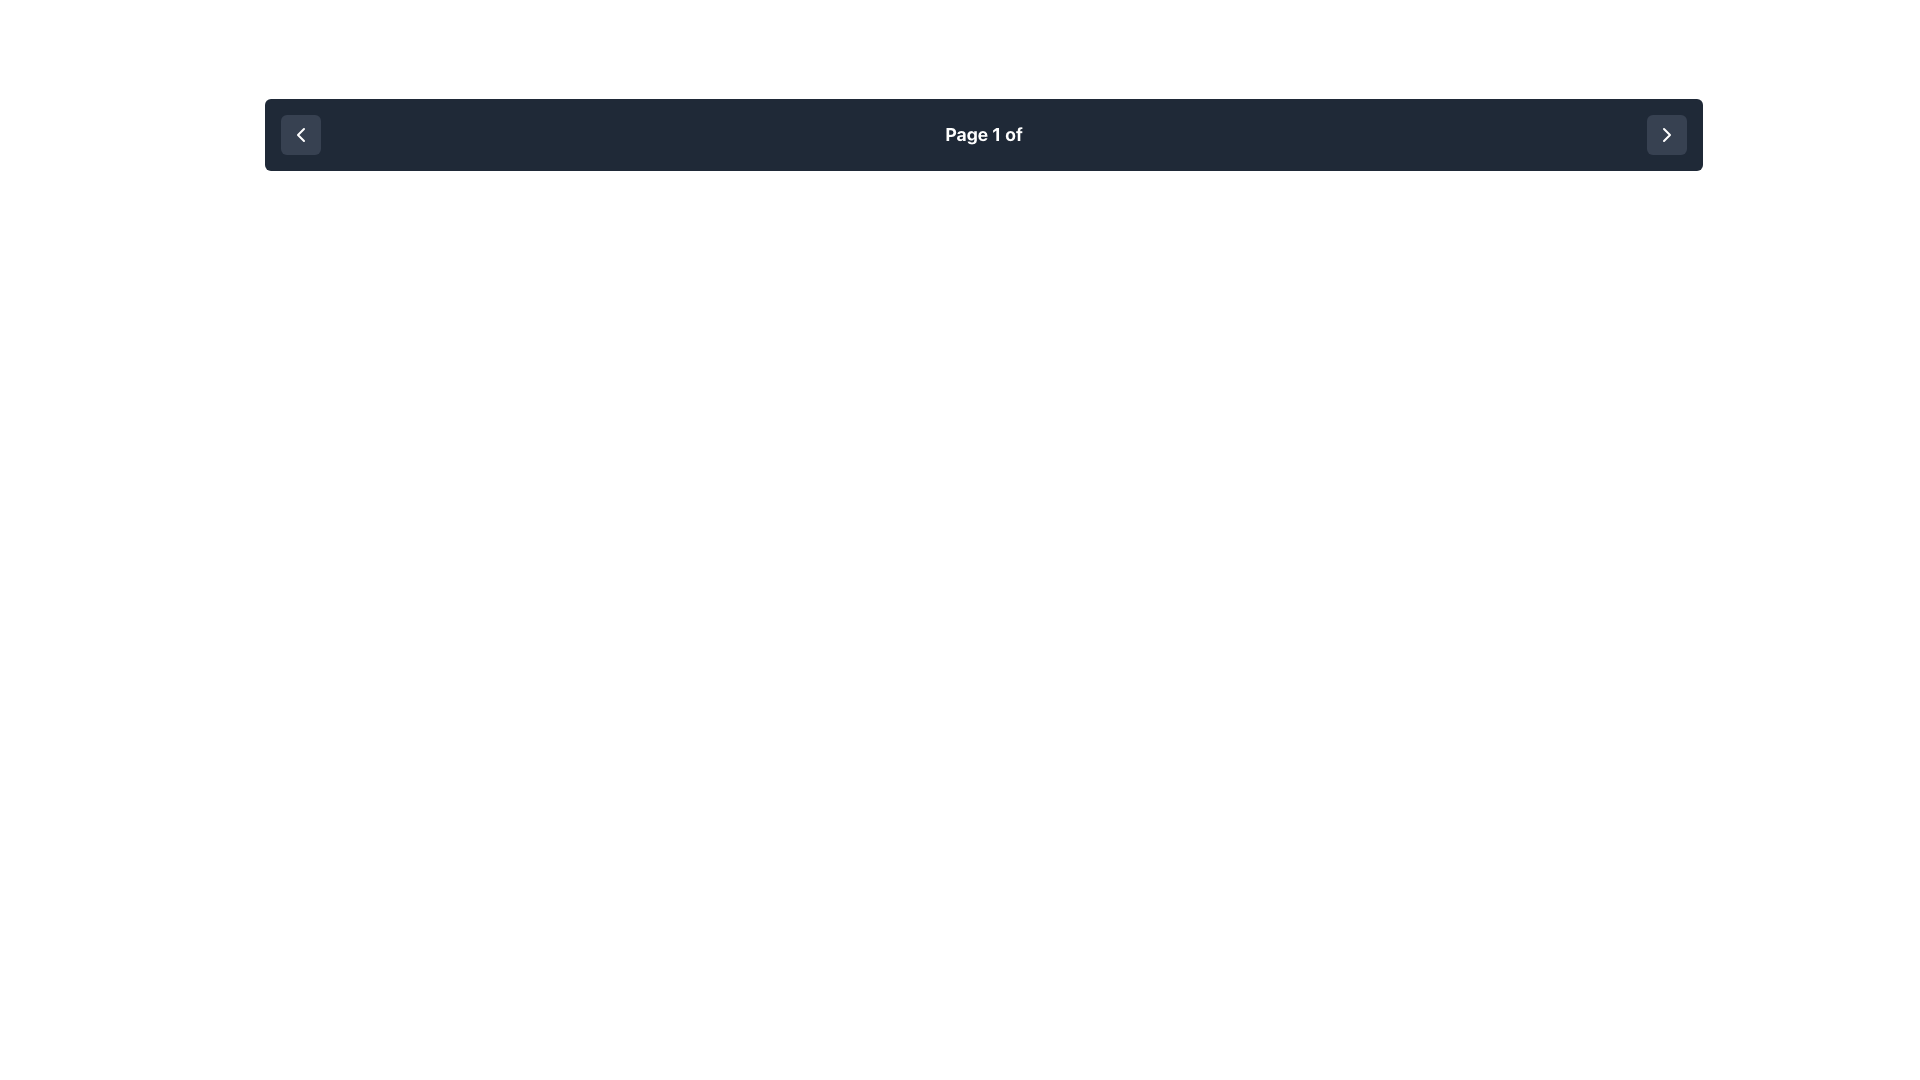 The height and width of the screenshot is (1080, 1920). I want to click on the rectangular button with a dark gray background and a white left-pointing chevron icon, located on the left side of the navigation bar preceding the text 'Page 1 of', so click(300, 135).